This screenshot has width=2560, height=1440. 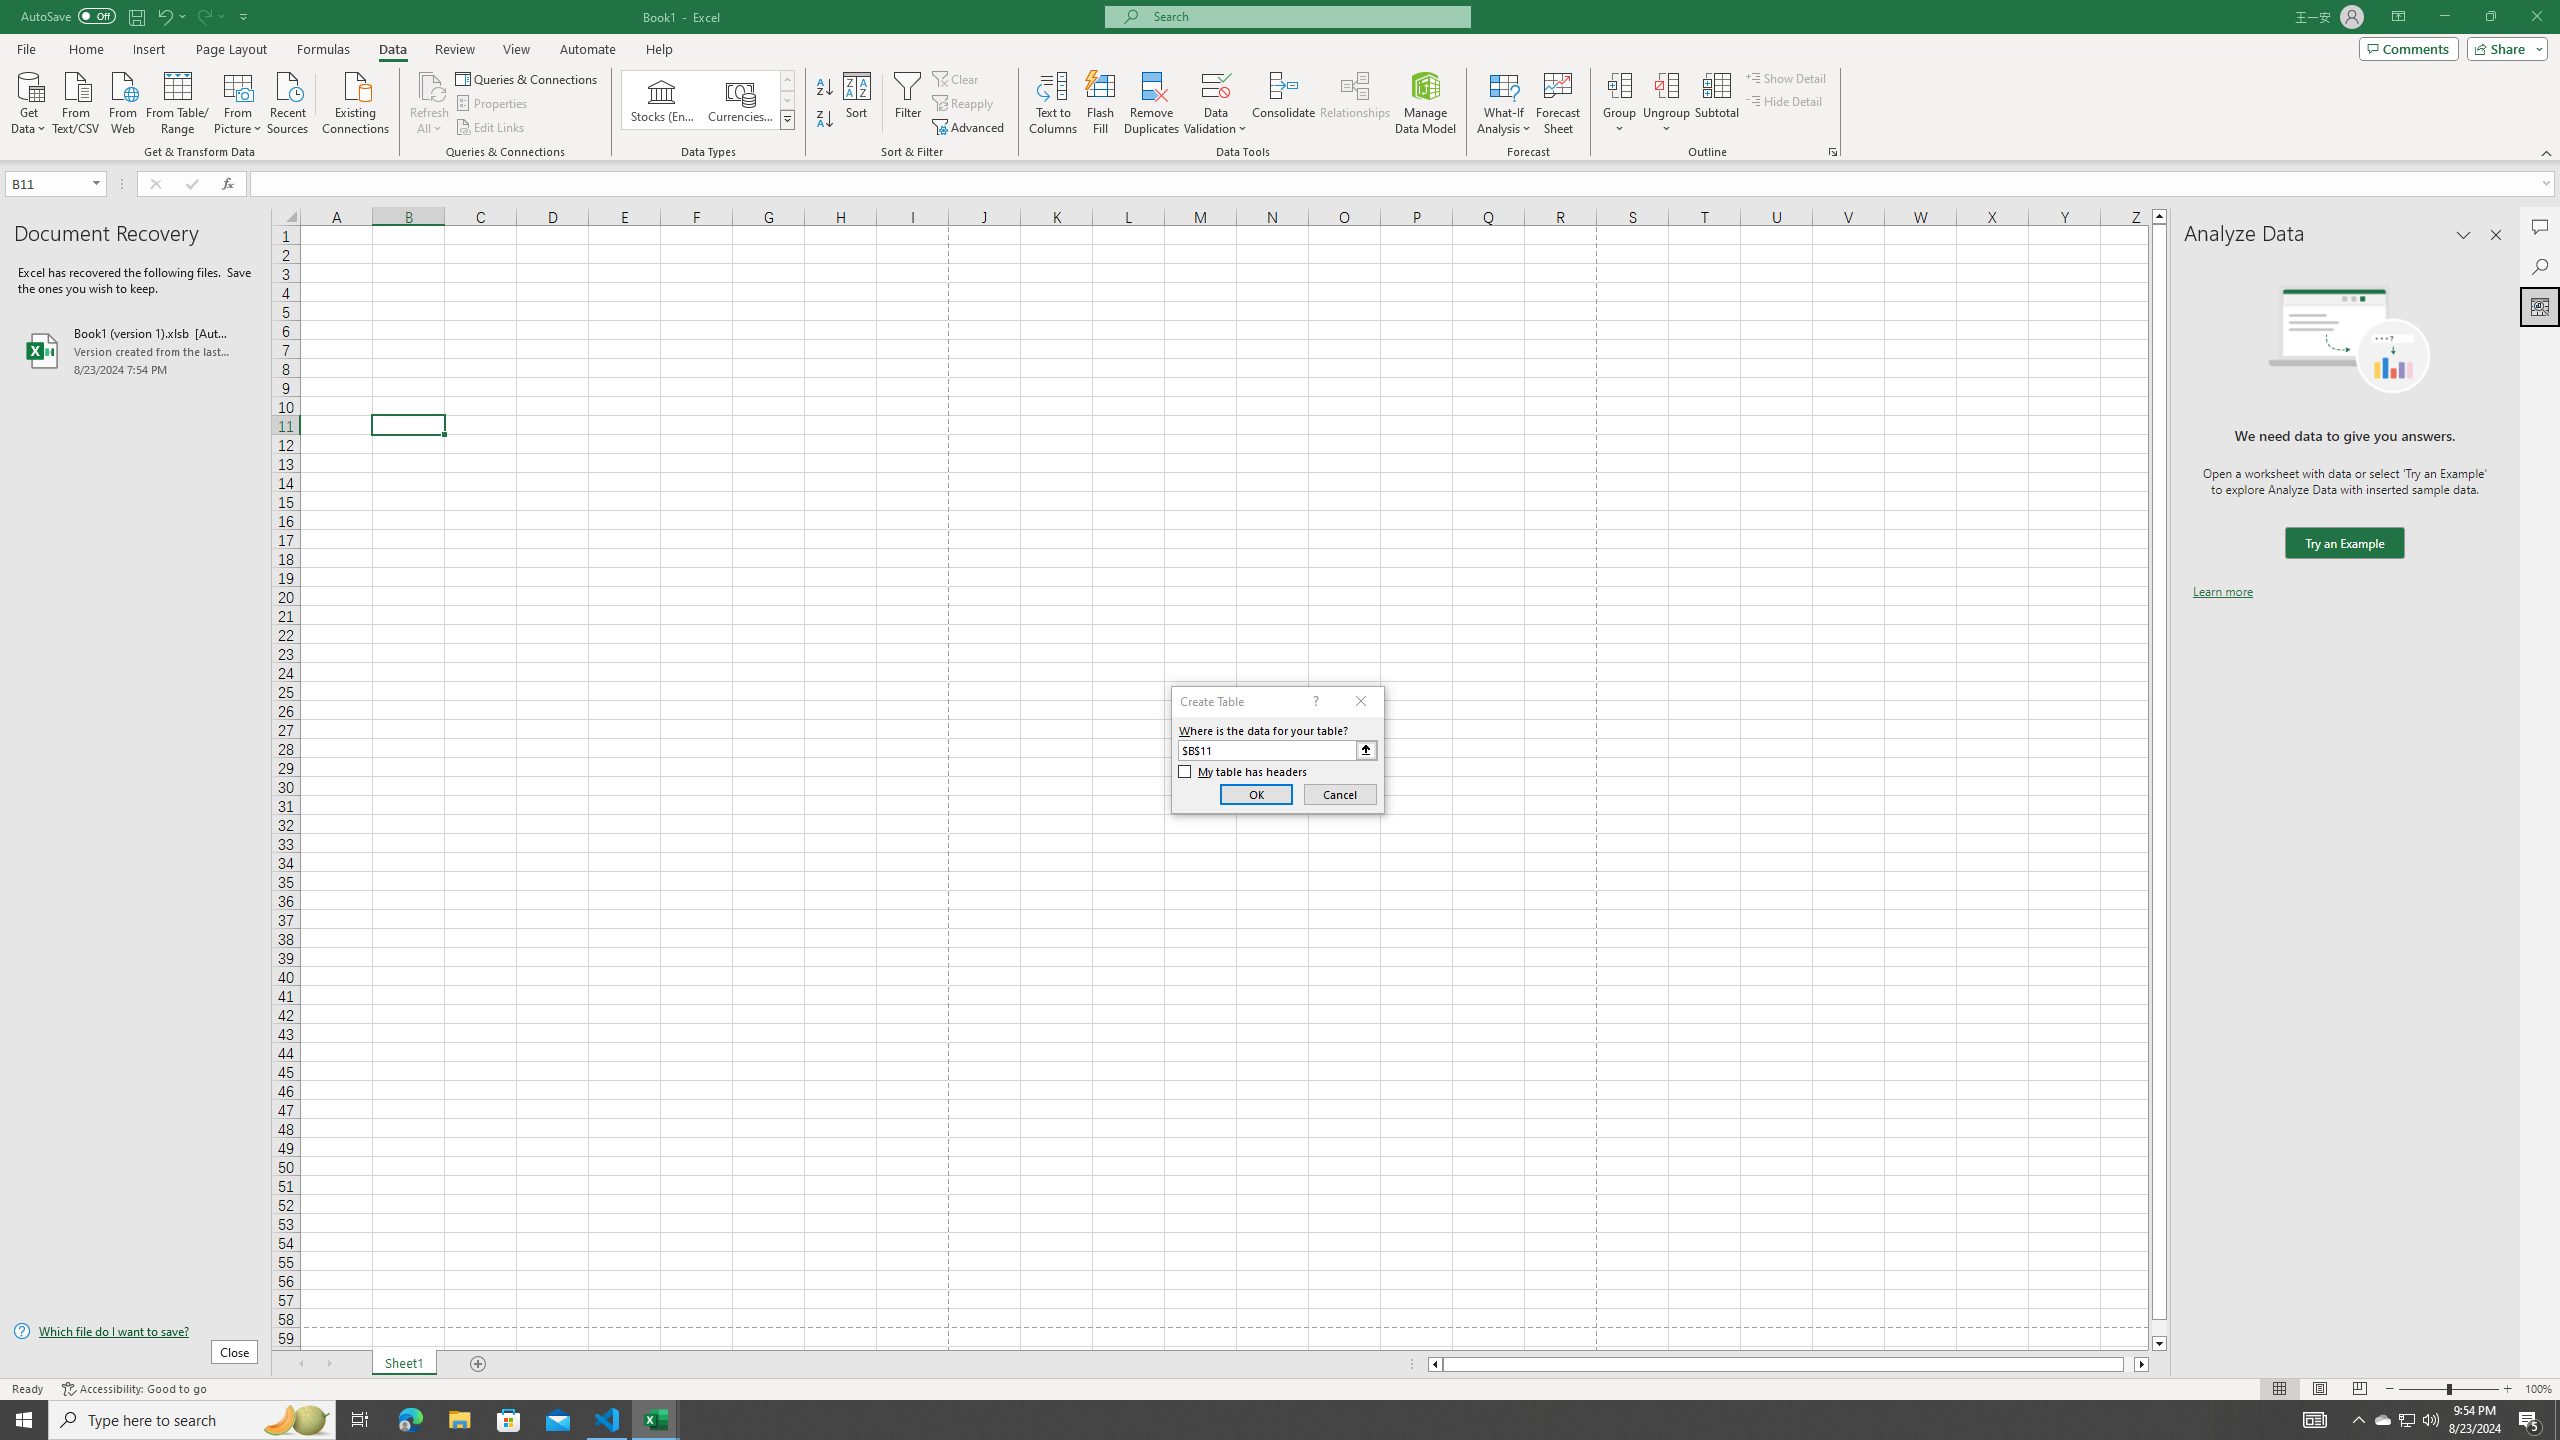 What do you see at coordinates (493, 103) in the screenshot?
I see `'Properties'` at bounding box center [493, 103].